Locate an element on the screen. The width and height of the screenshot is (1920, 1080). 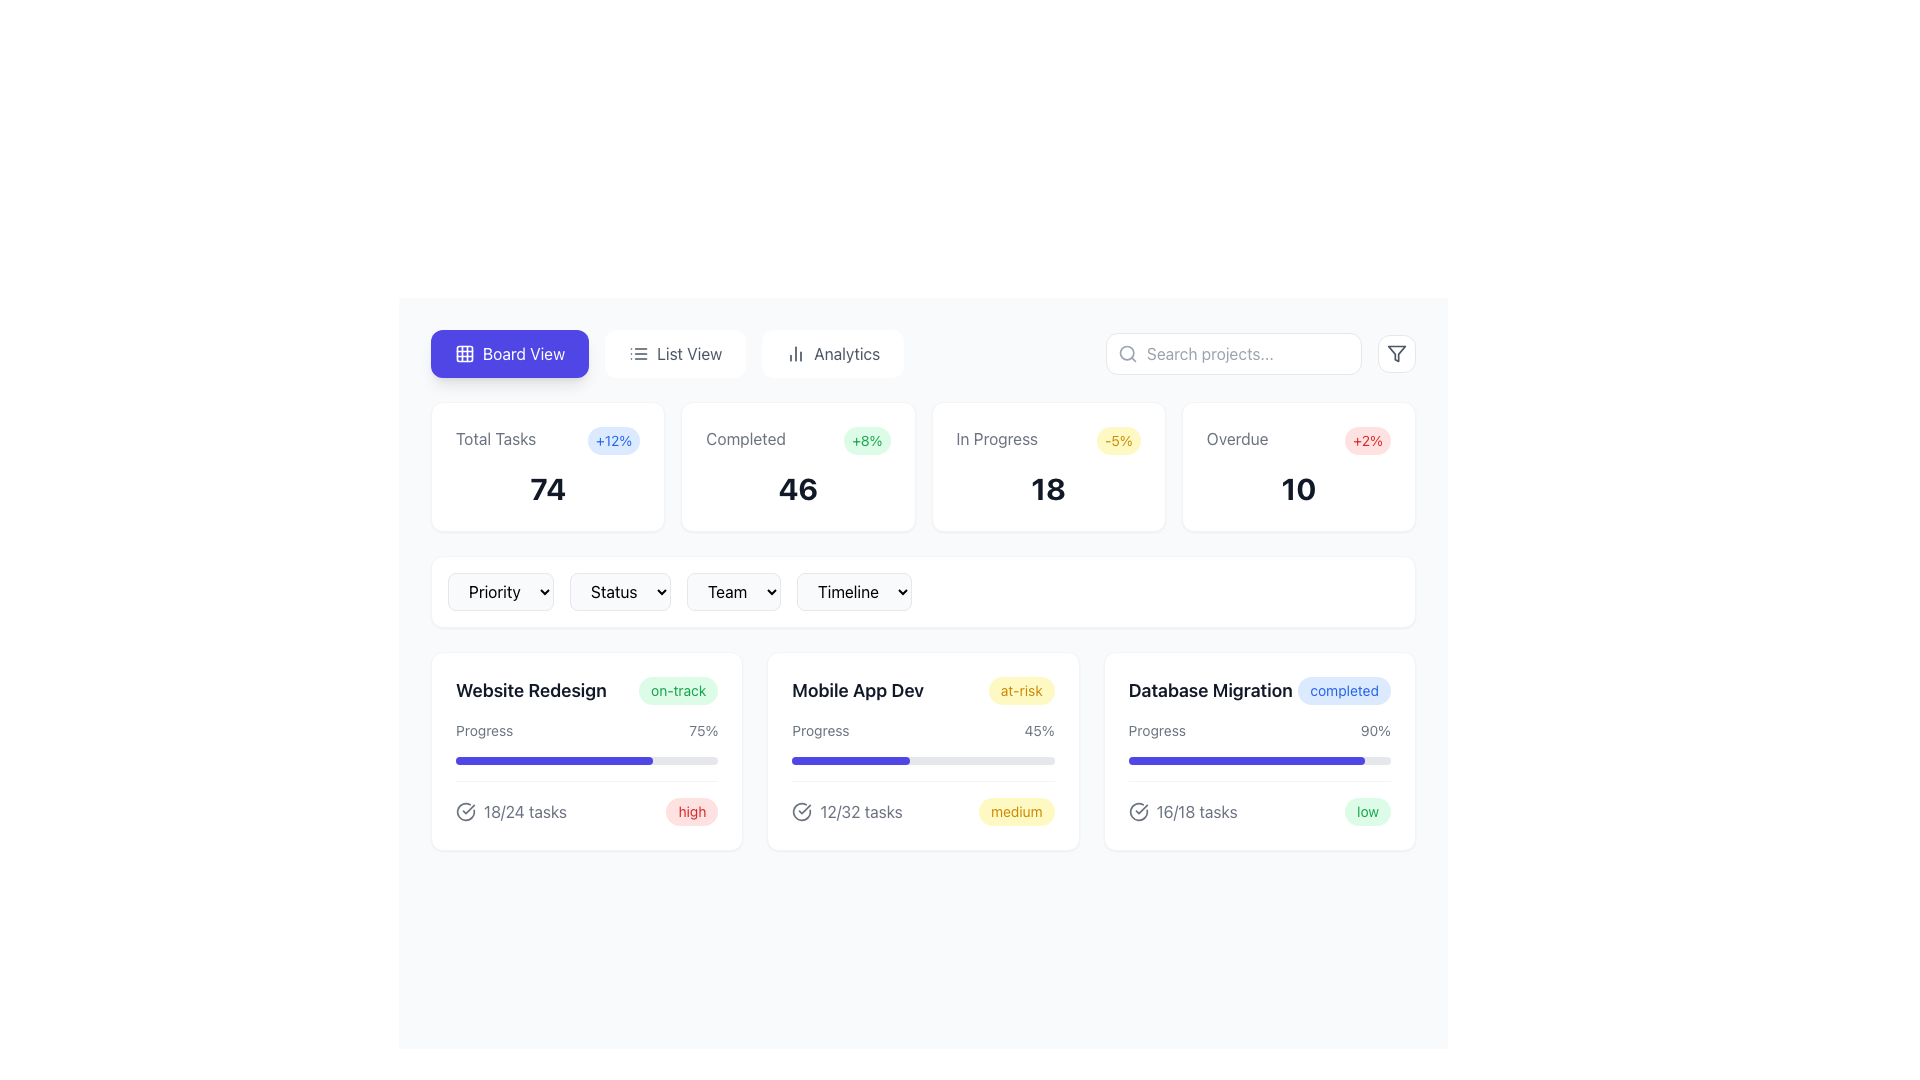
the card labeled 'In Progress -5%' that displays the count of items or tasks categorized as 'In Progress' is located at coordinates (1047, 489).